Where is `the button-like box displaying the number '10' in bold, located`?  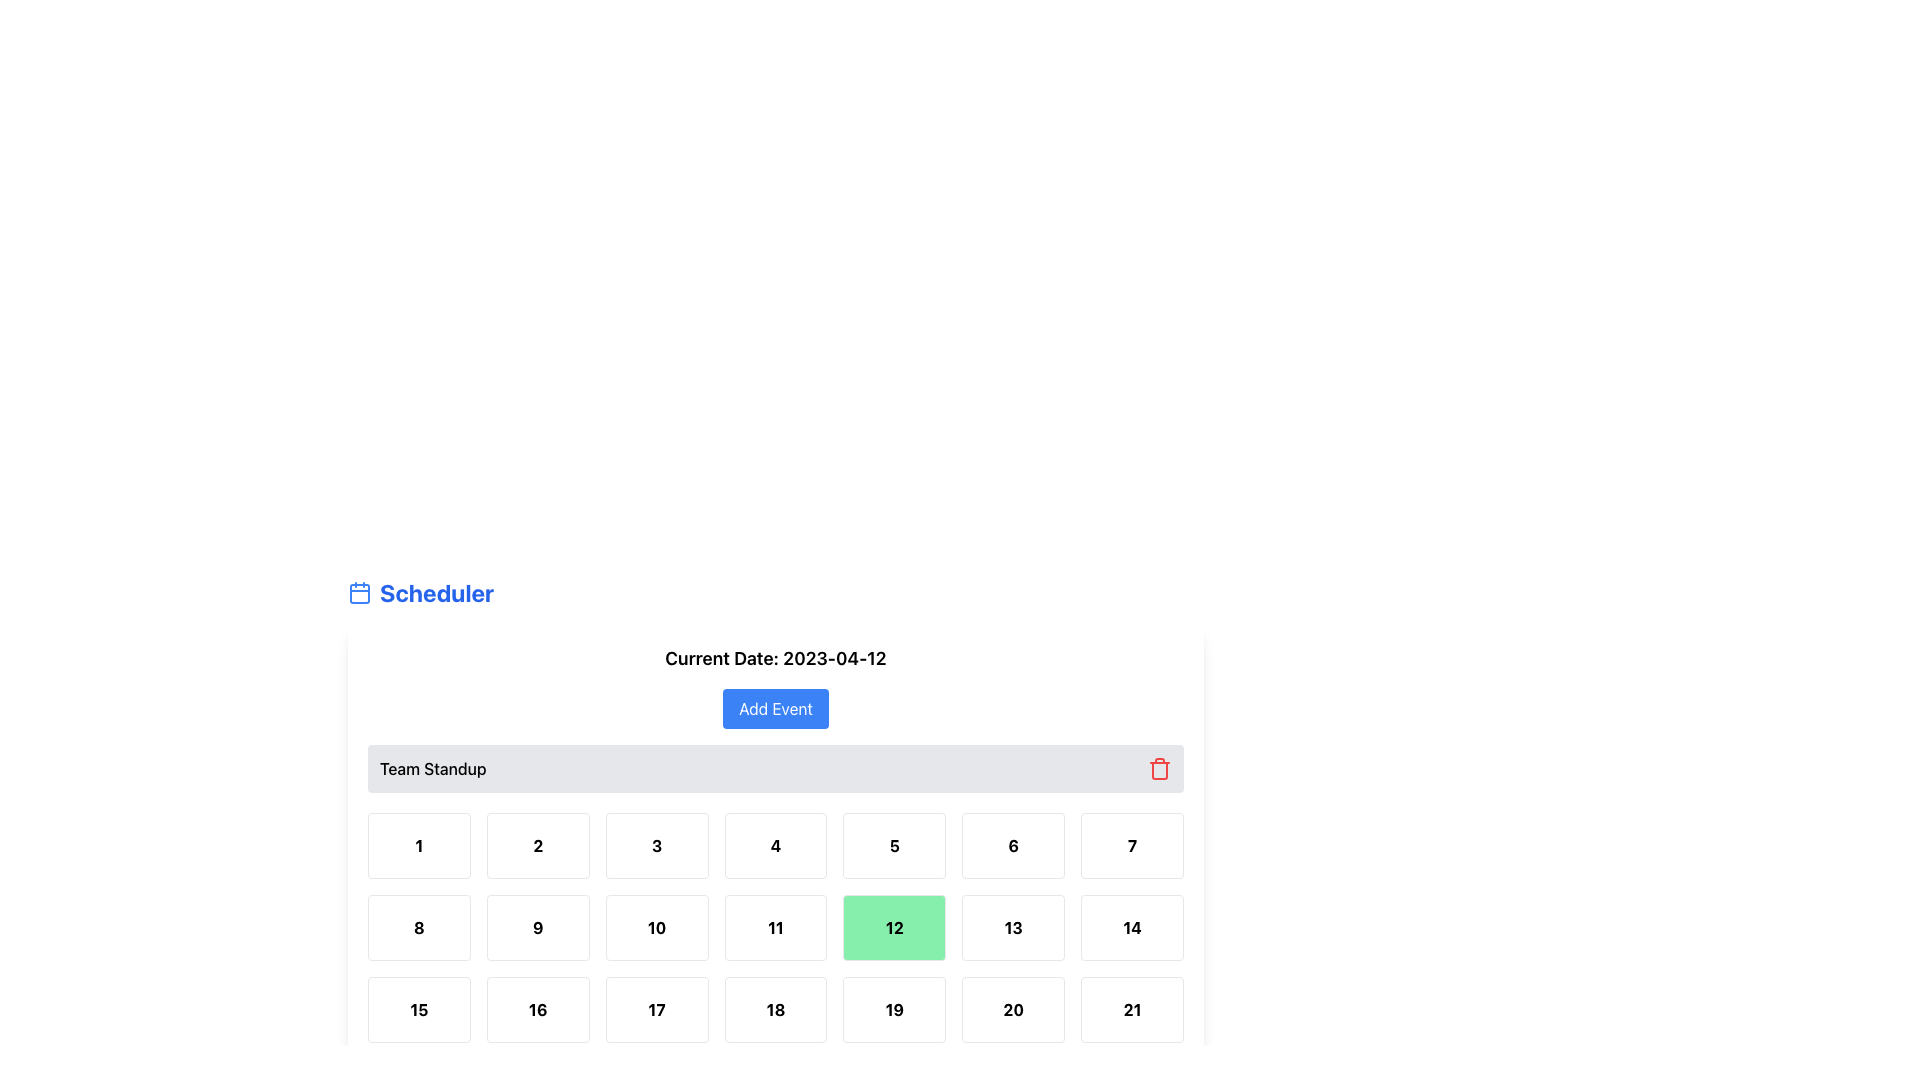
the button-like box displaying the number '10' in bold, located is located at coordinates (657, 928).